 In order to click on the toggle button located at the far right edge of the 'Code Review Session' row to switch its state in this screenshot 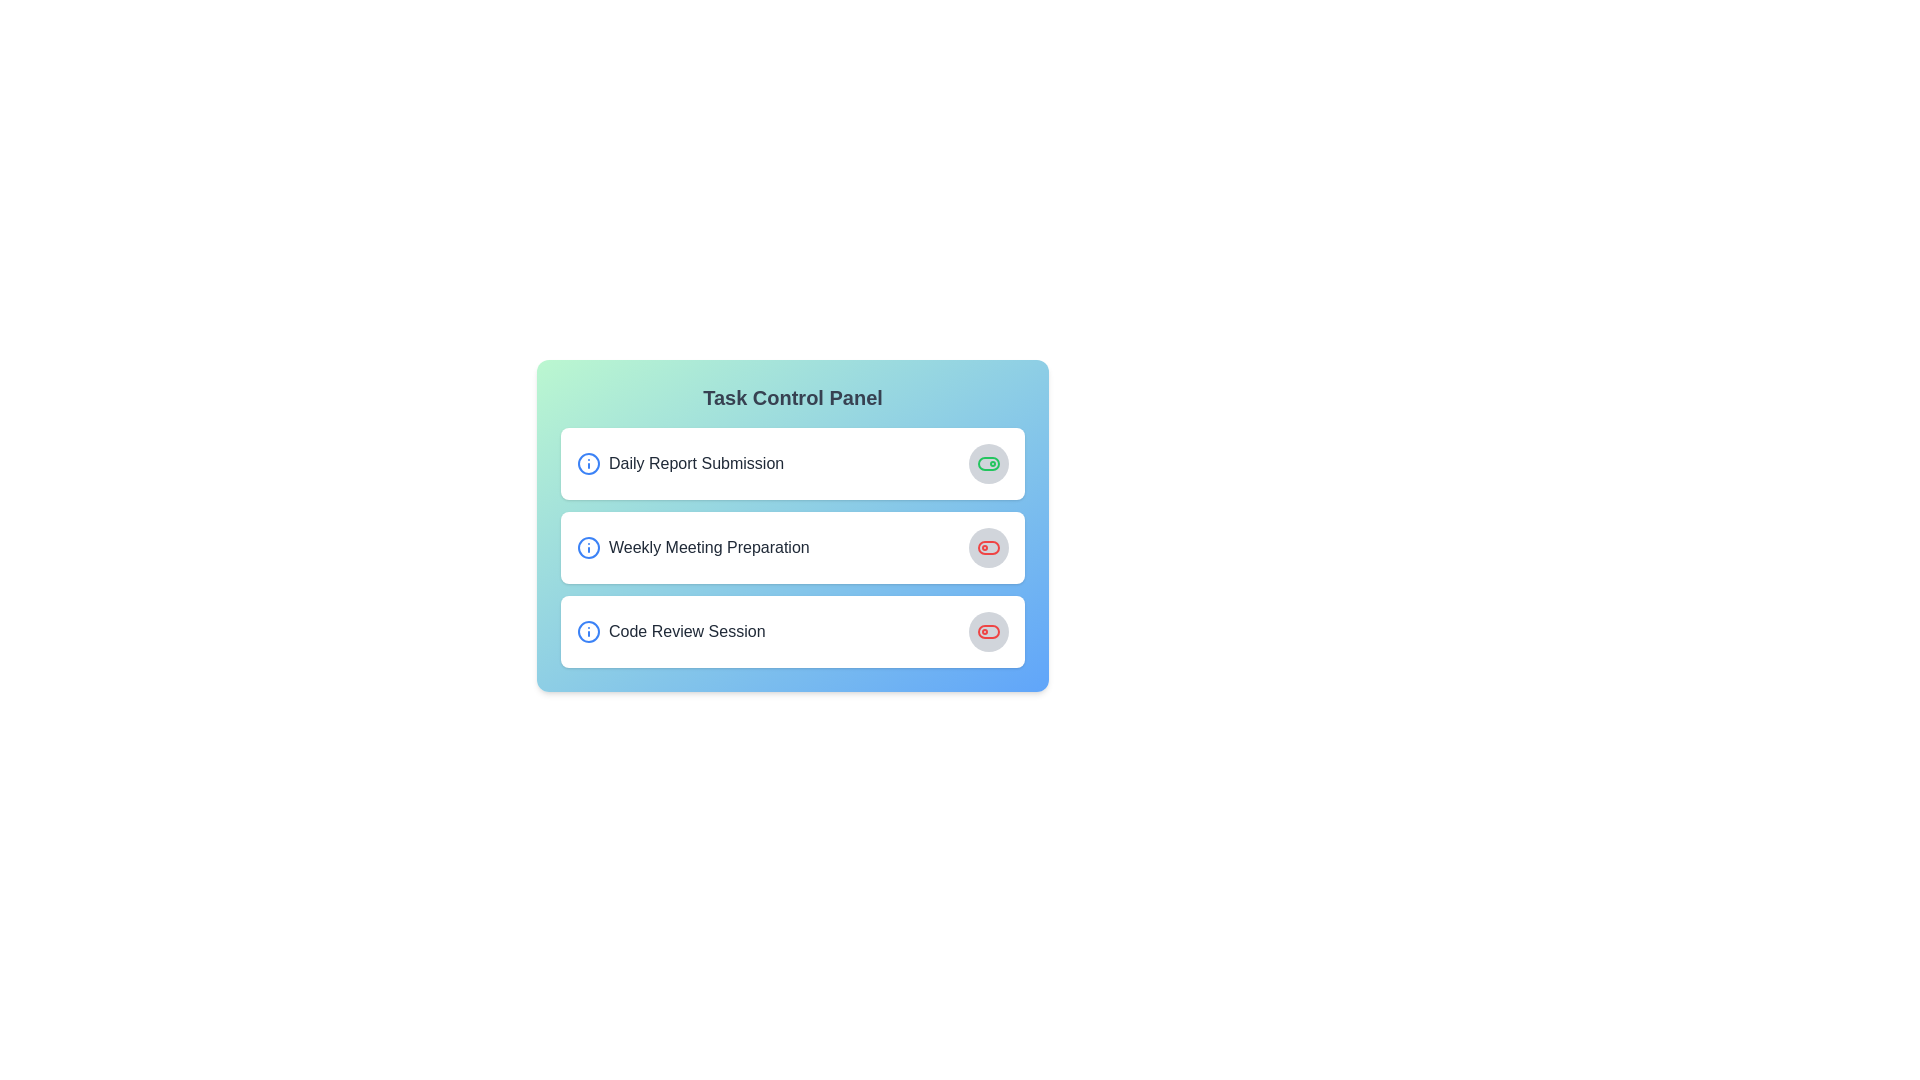, I will do `click(988, 632)`.